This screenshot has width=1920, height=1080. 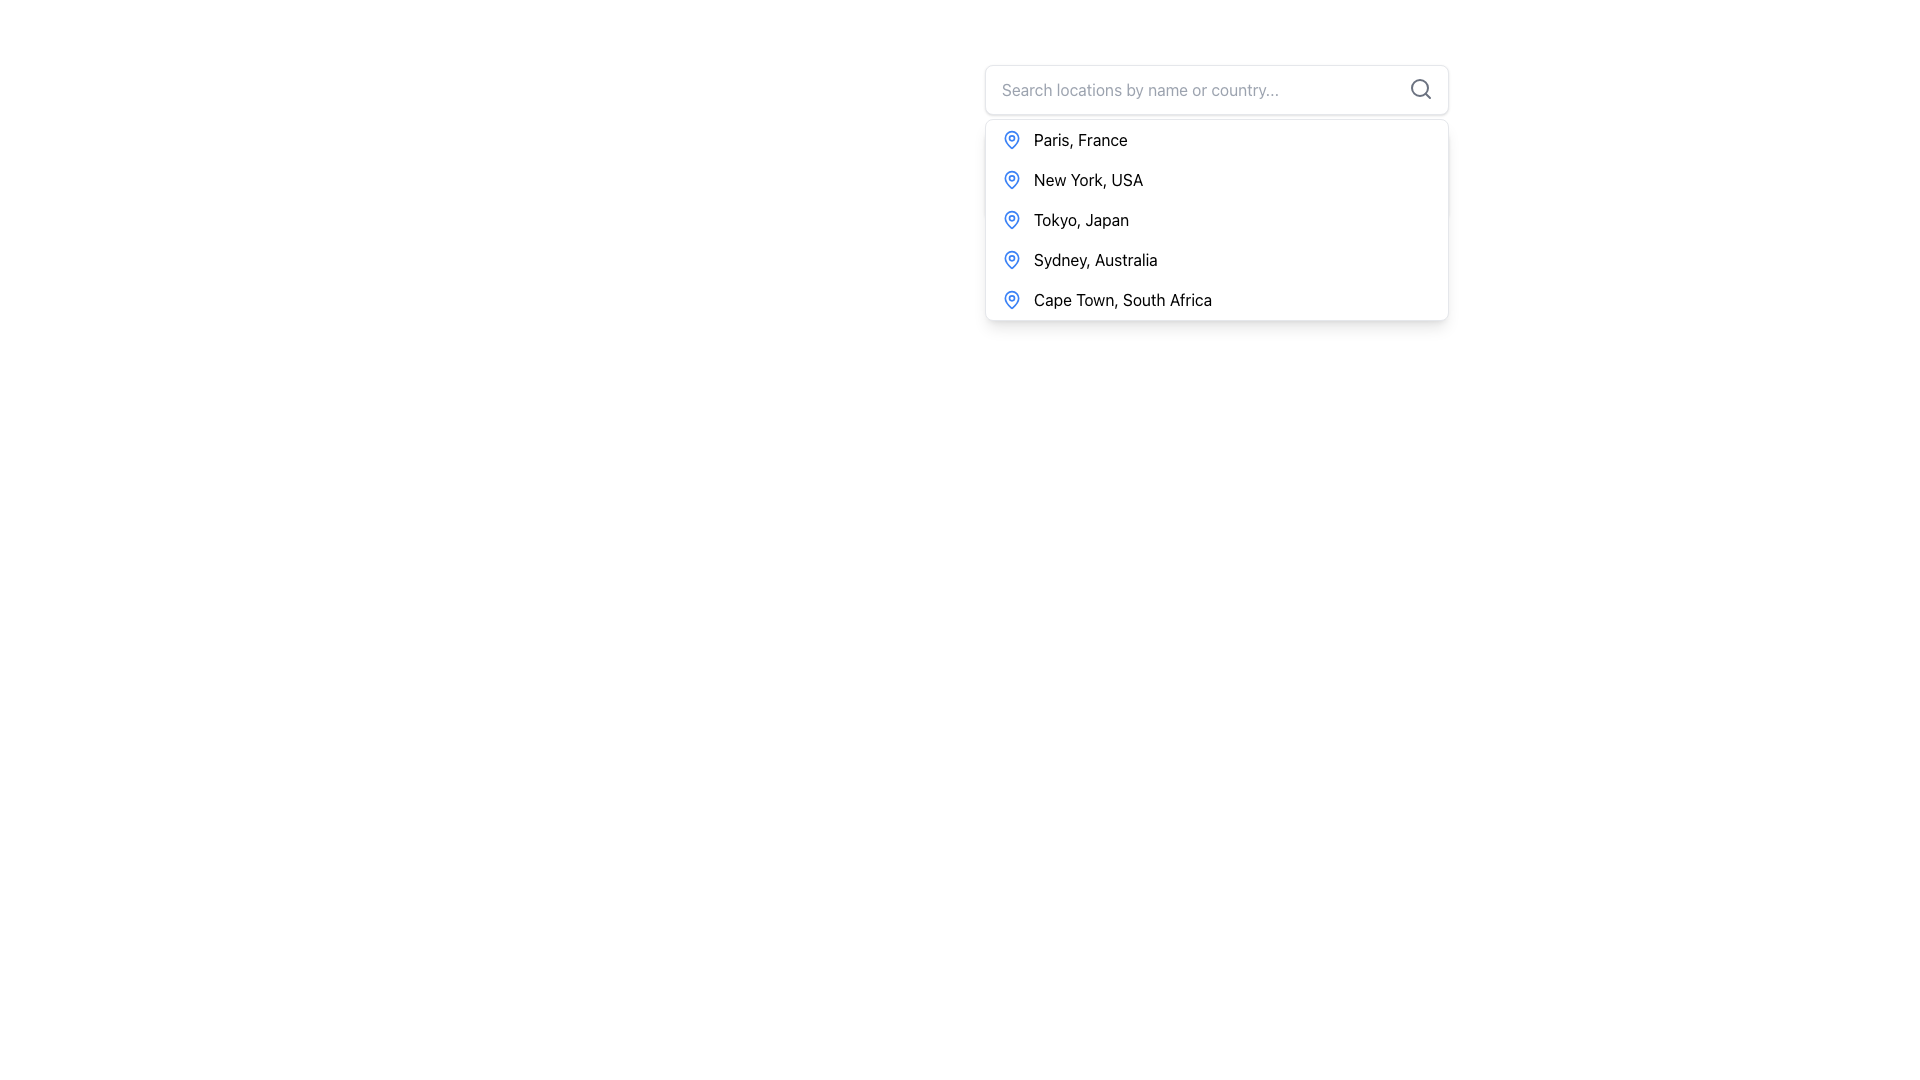 What do you see at coordinates (1216, 219) in the screenshot?
I see `the third location item in the list to trigger the highlight effect for 'Tokyo, Japan'` at bounding box center [1216, 219].